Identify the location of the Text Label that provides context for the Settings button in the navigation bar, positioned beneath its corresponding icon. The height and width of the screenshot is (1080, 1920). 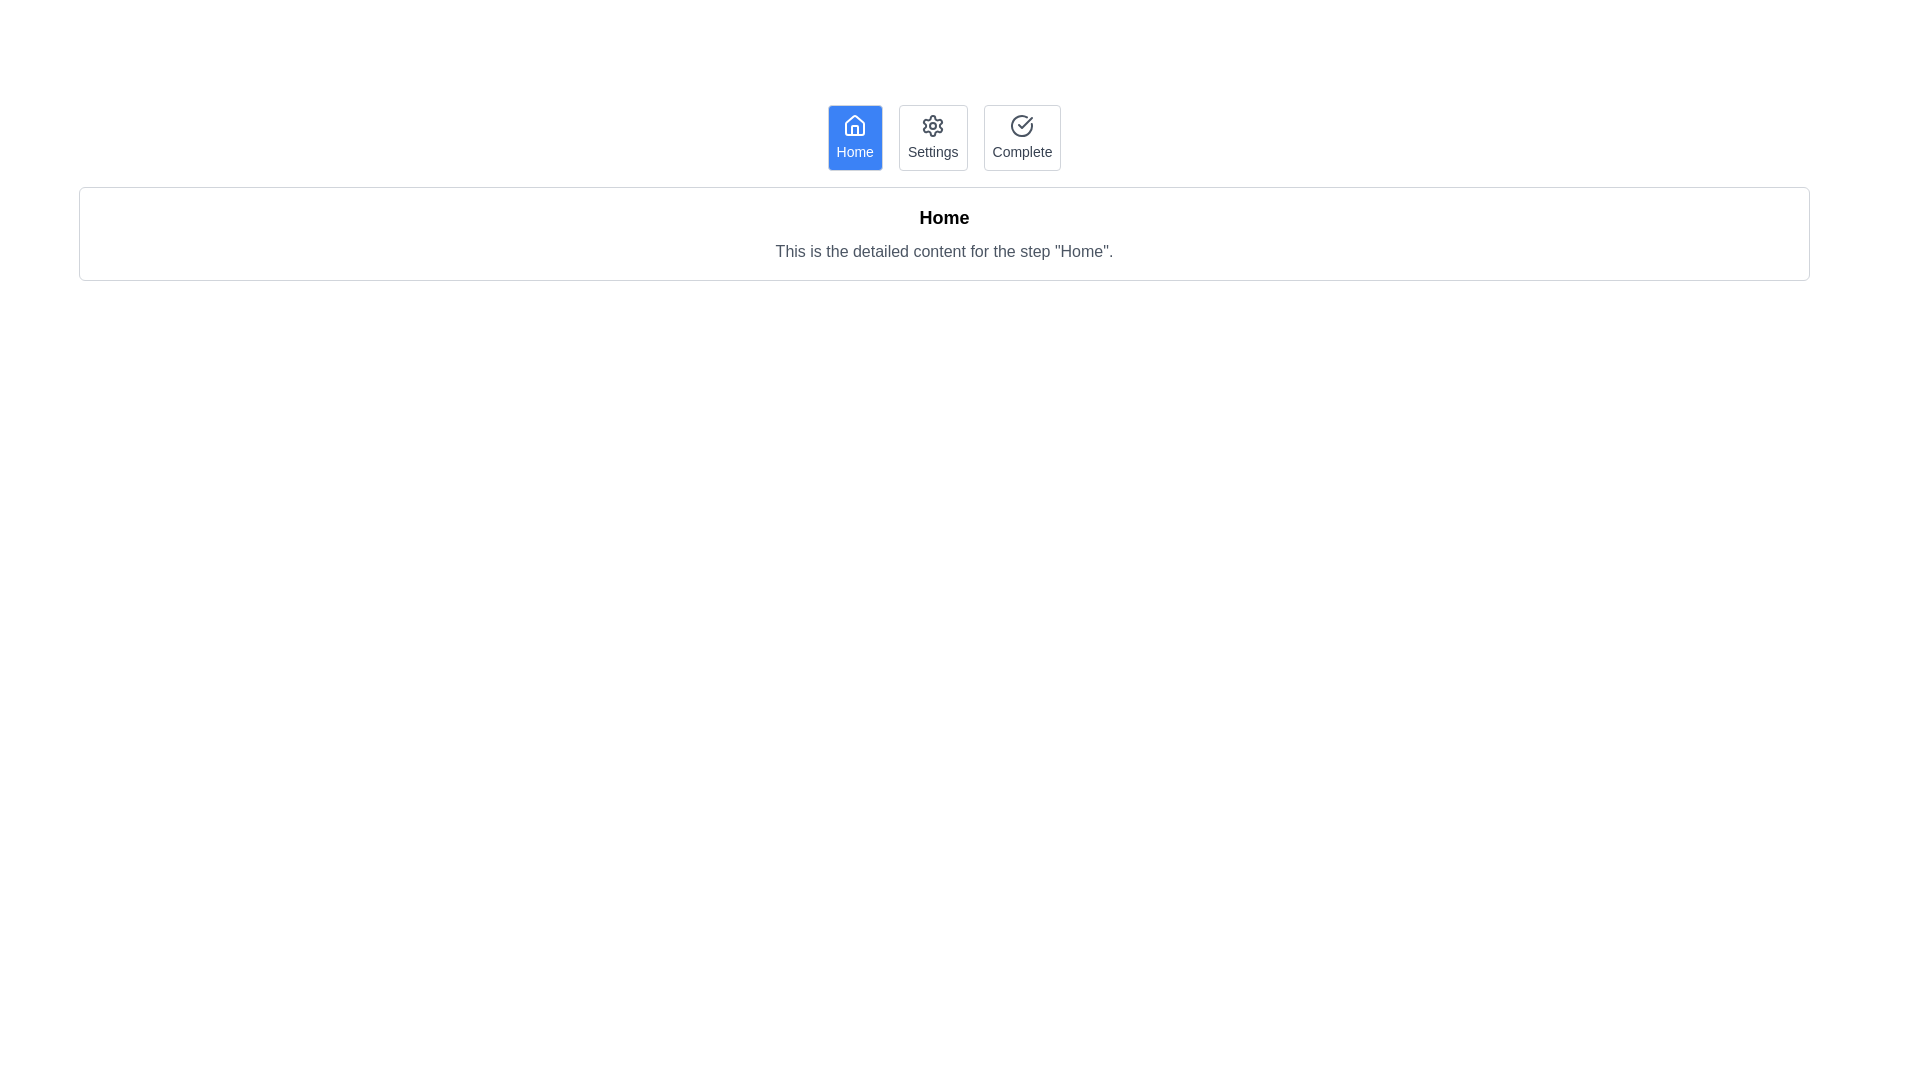
(932, 150).